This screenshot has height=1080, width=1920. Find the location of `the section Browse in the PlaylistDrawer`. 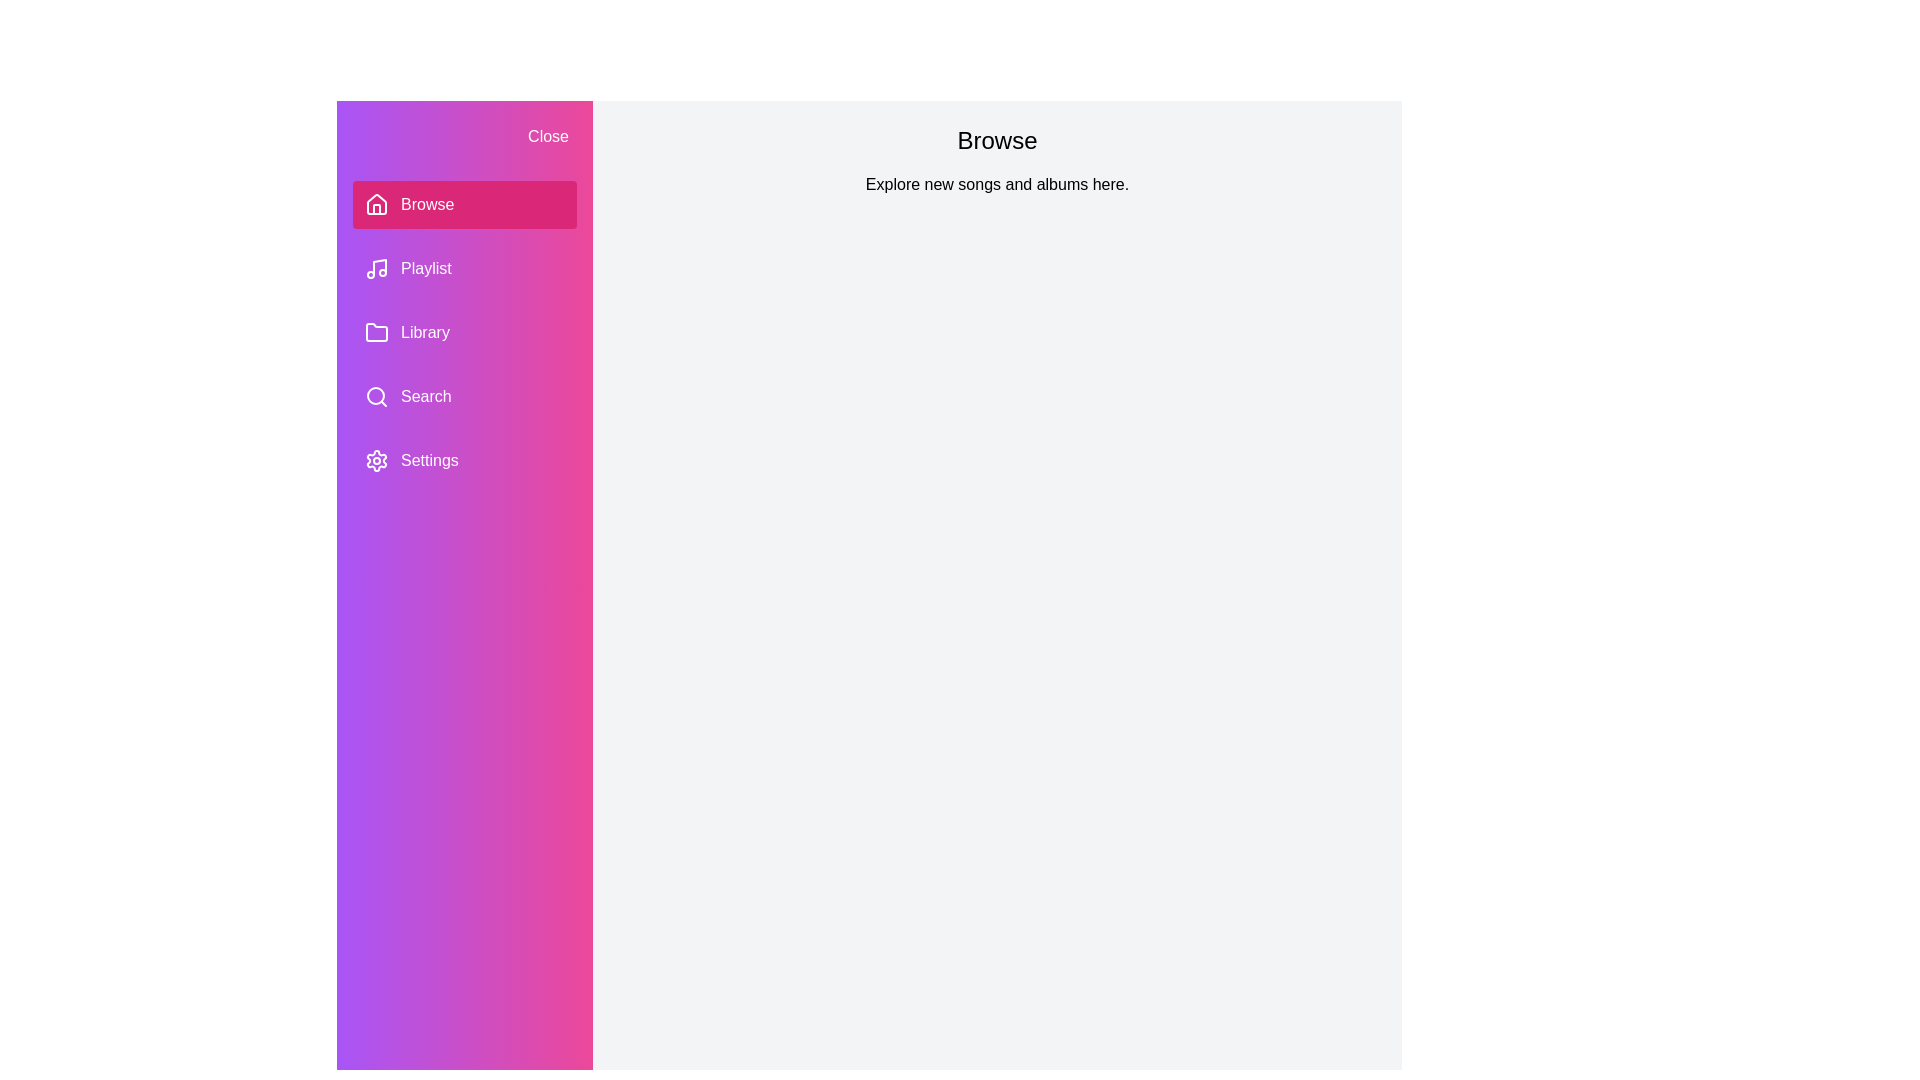

the section Browse in the PlaylistDrawer is located at coordinates (464, 204).